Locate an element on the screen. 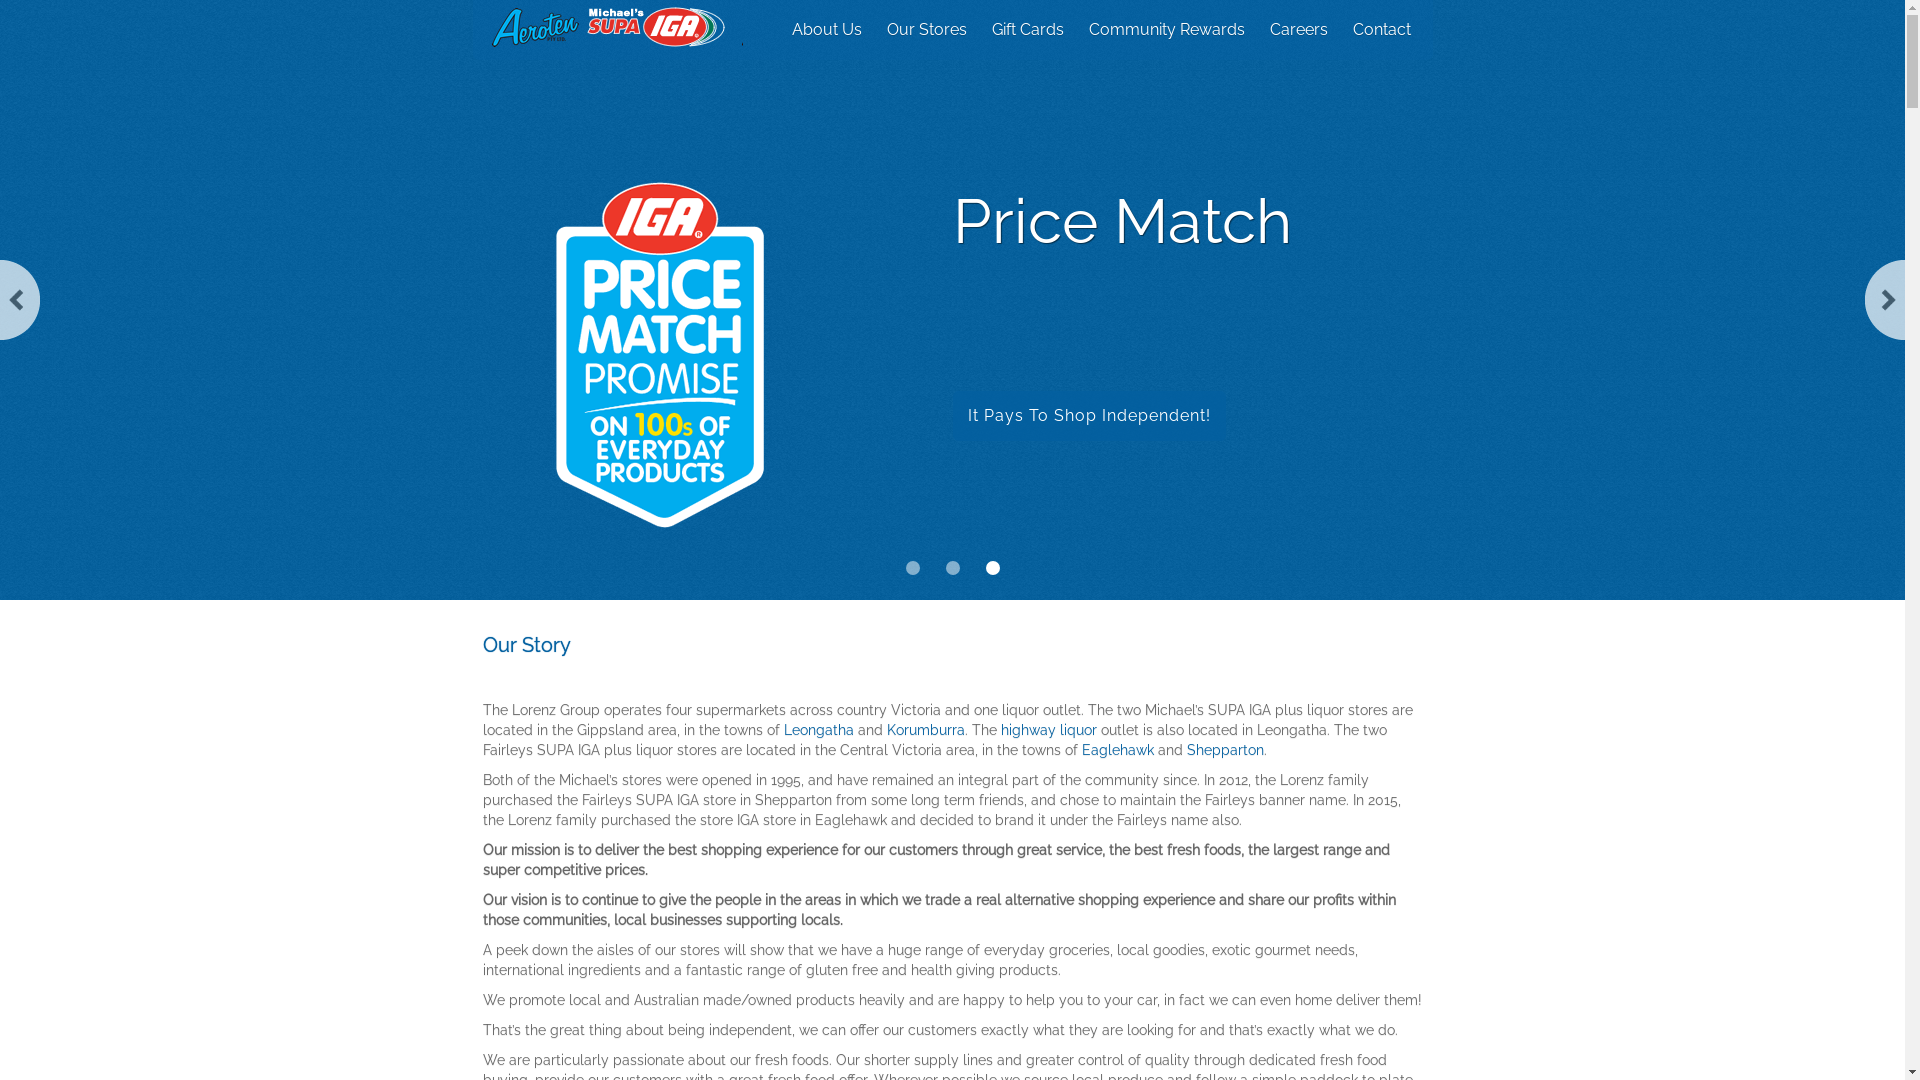 Image resolution: width=1920 pixels, height=1080 pixels. 'Our Stores' is located at coordinates (925, 29).